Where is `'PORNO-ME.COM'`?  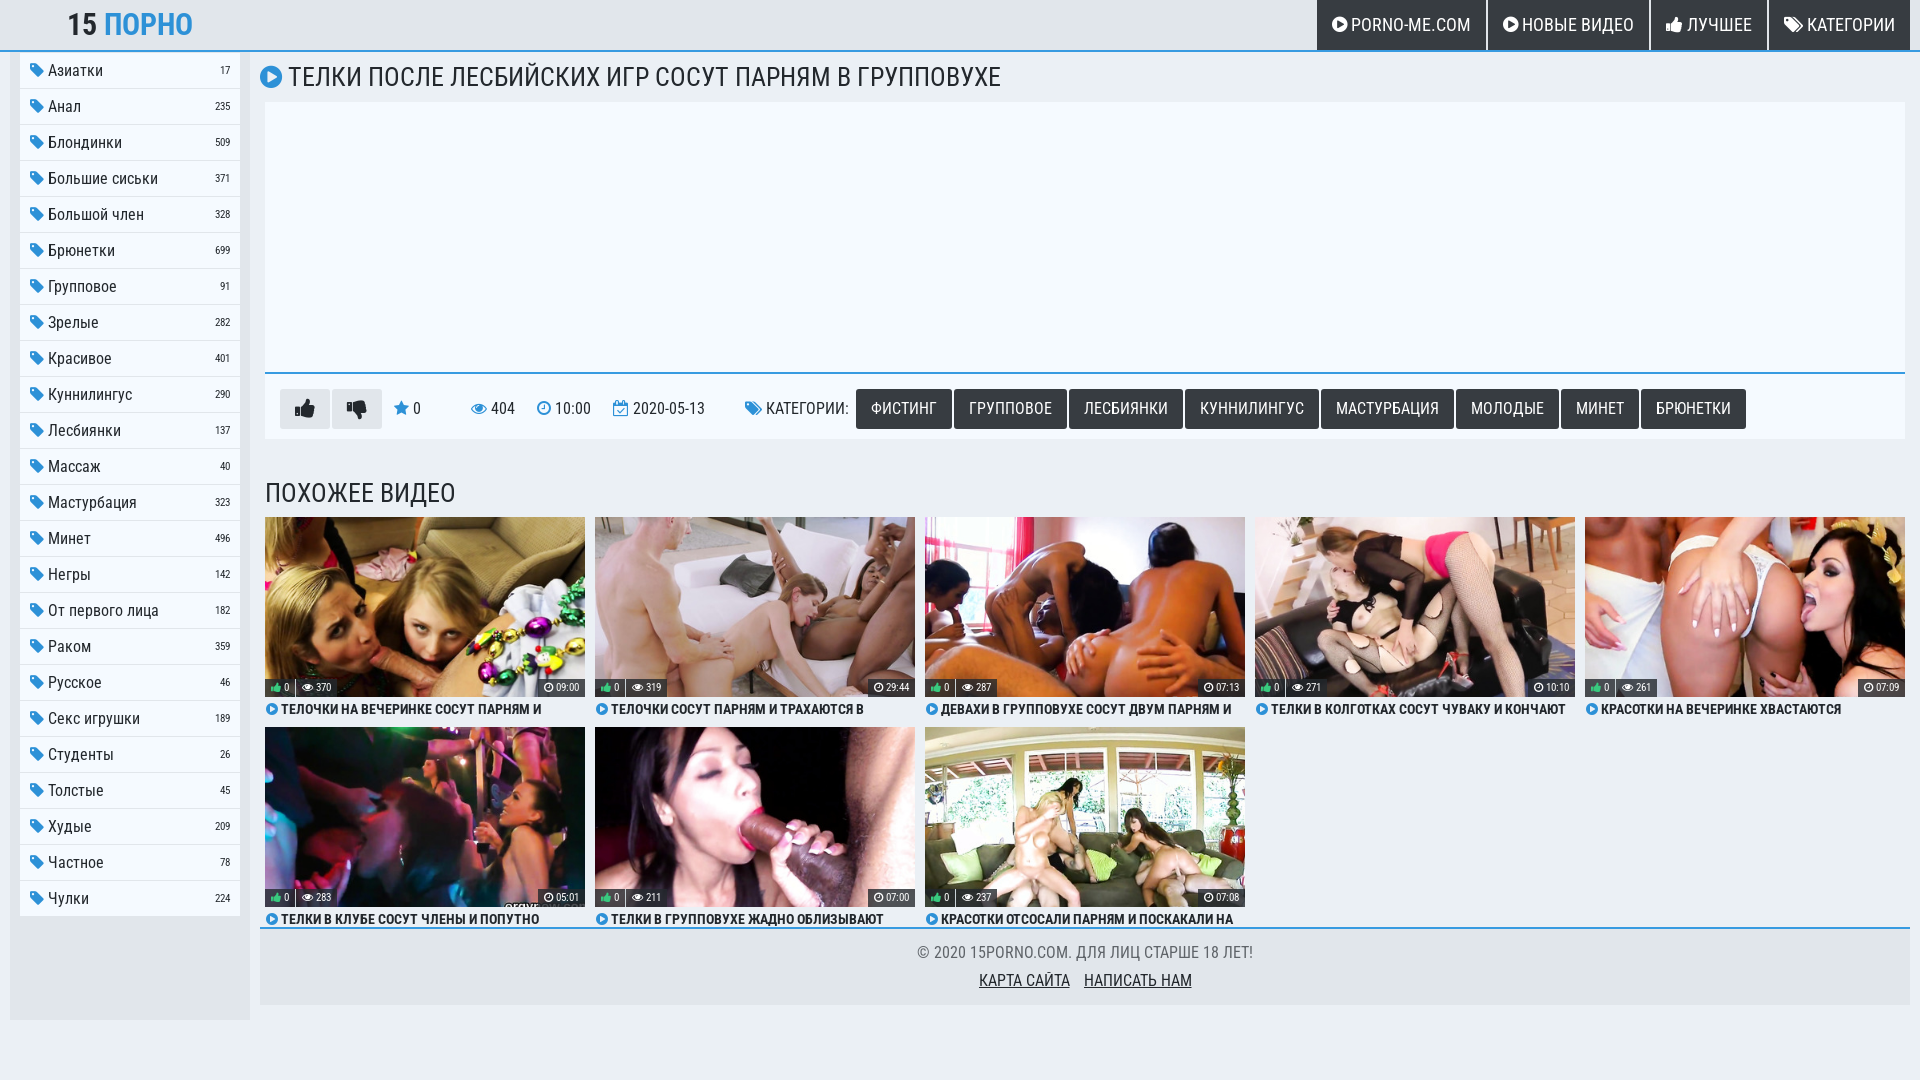 'PORNO-ME.COM' is located at coordinates (1400, 24).